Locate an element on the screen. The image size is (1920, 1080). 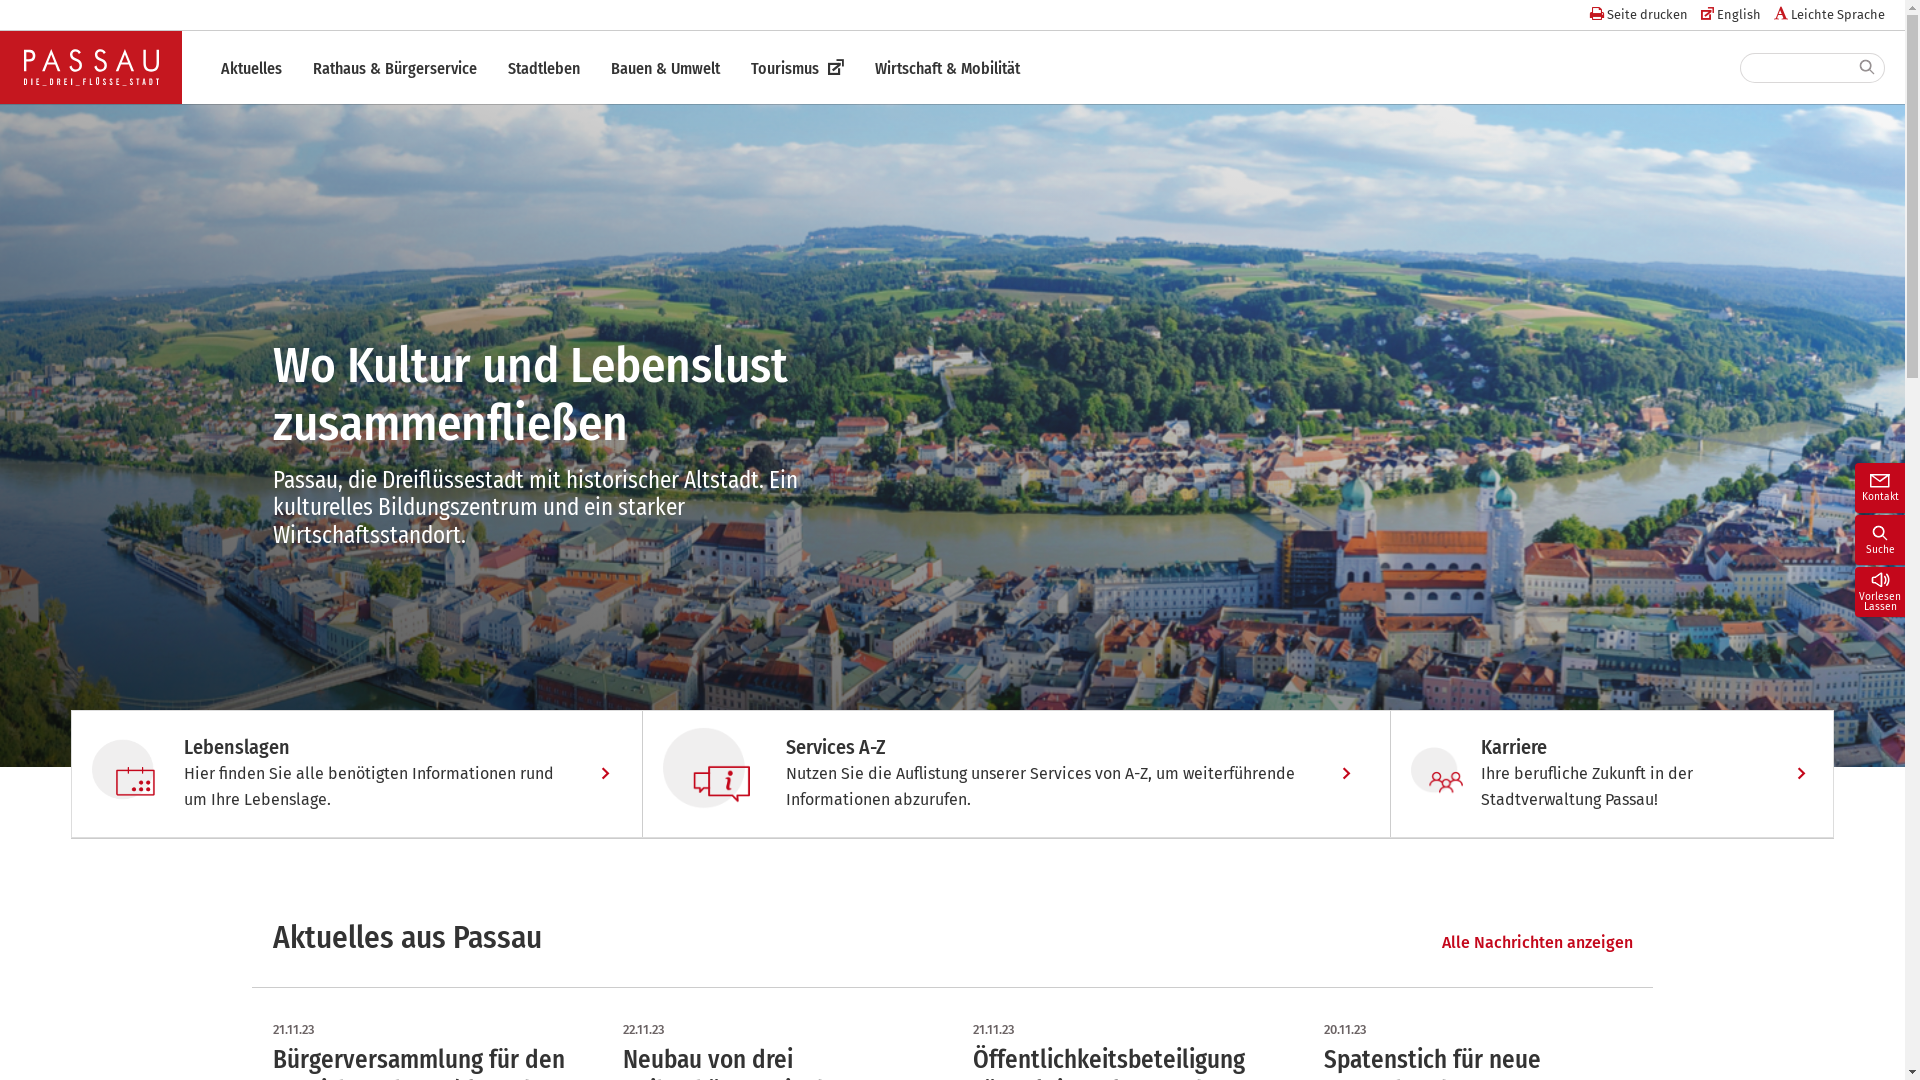
'Kontakt' is located at coordinates (1879, 488).